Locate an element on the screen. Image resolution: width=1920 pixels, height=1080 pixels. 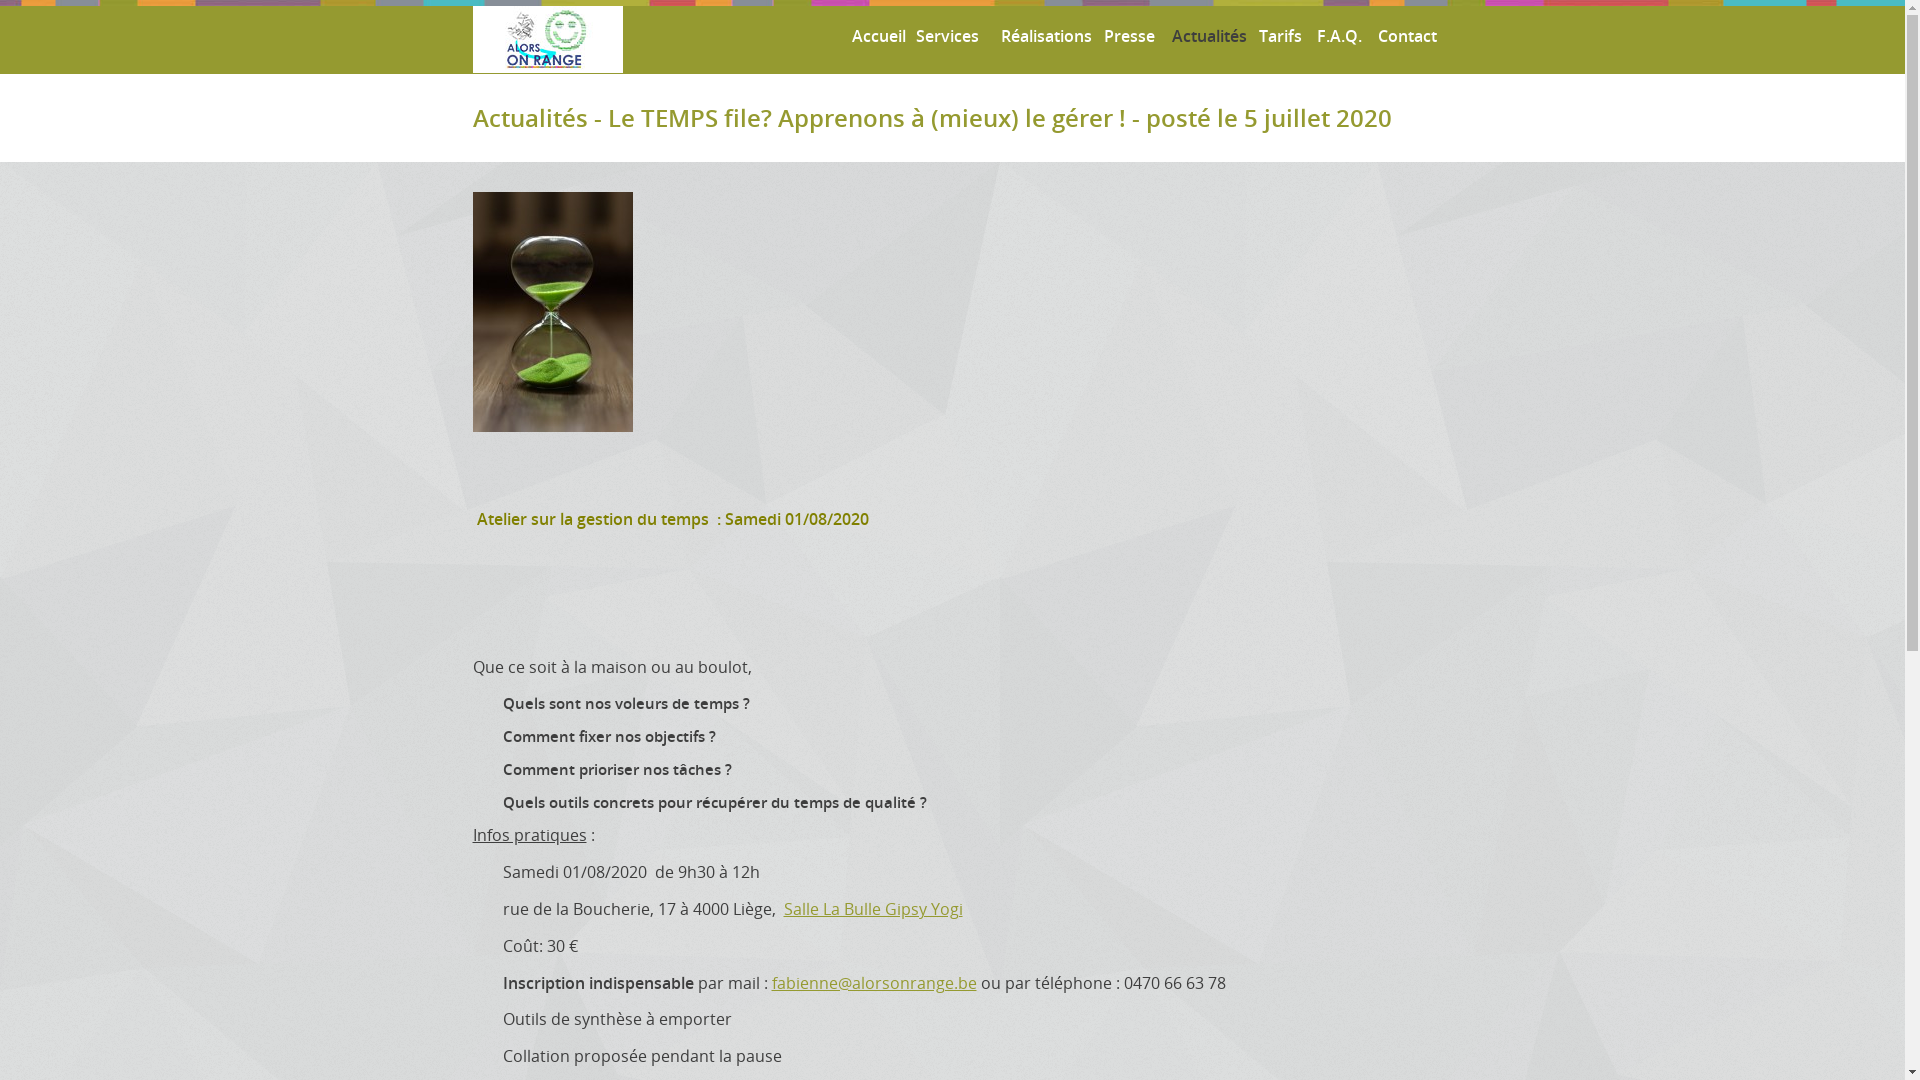
'Tarifs' is located at coordinates (1276, 35).